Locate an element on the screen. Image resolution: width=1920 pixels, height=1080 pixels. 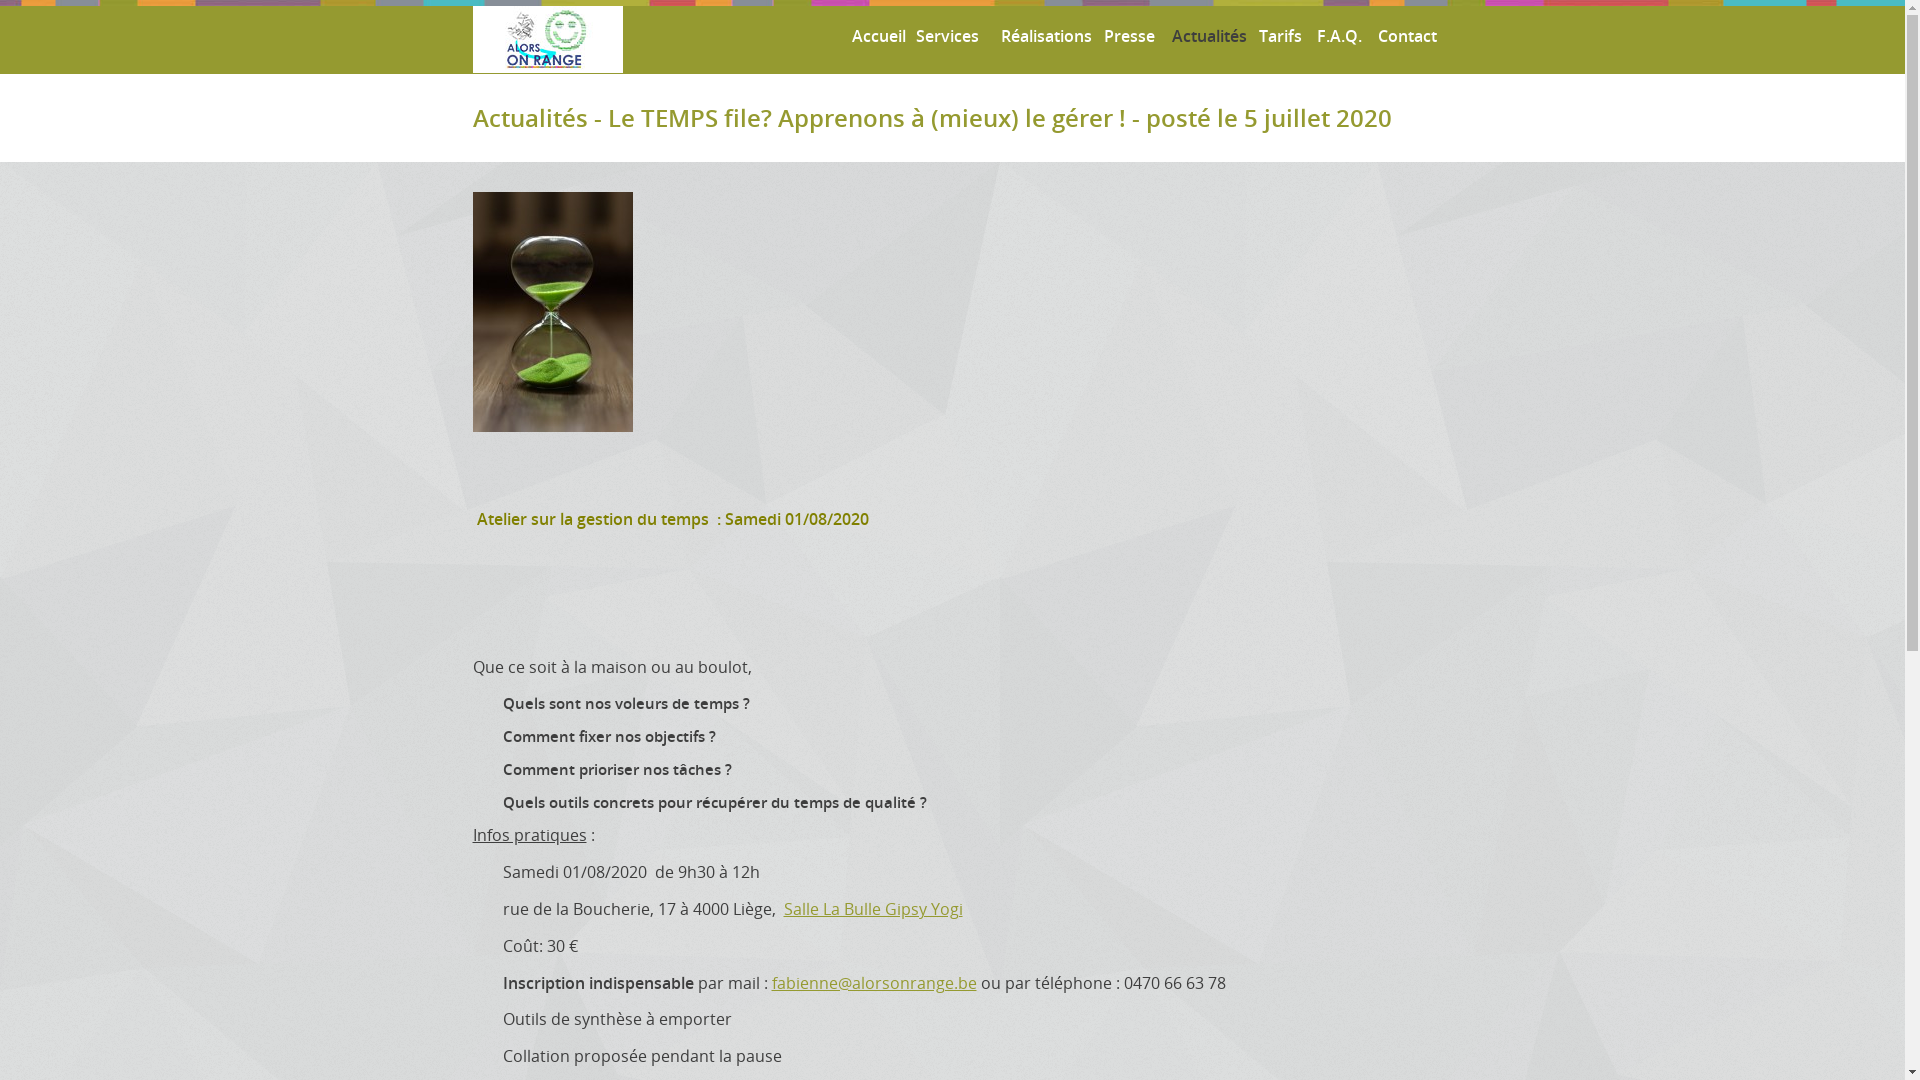
'Tarifs' is located at coordinates (1276, 35).